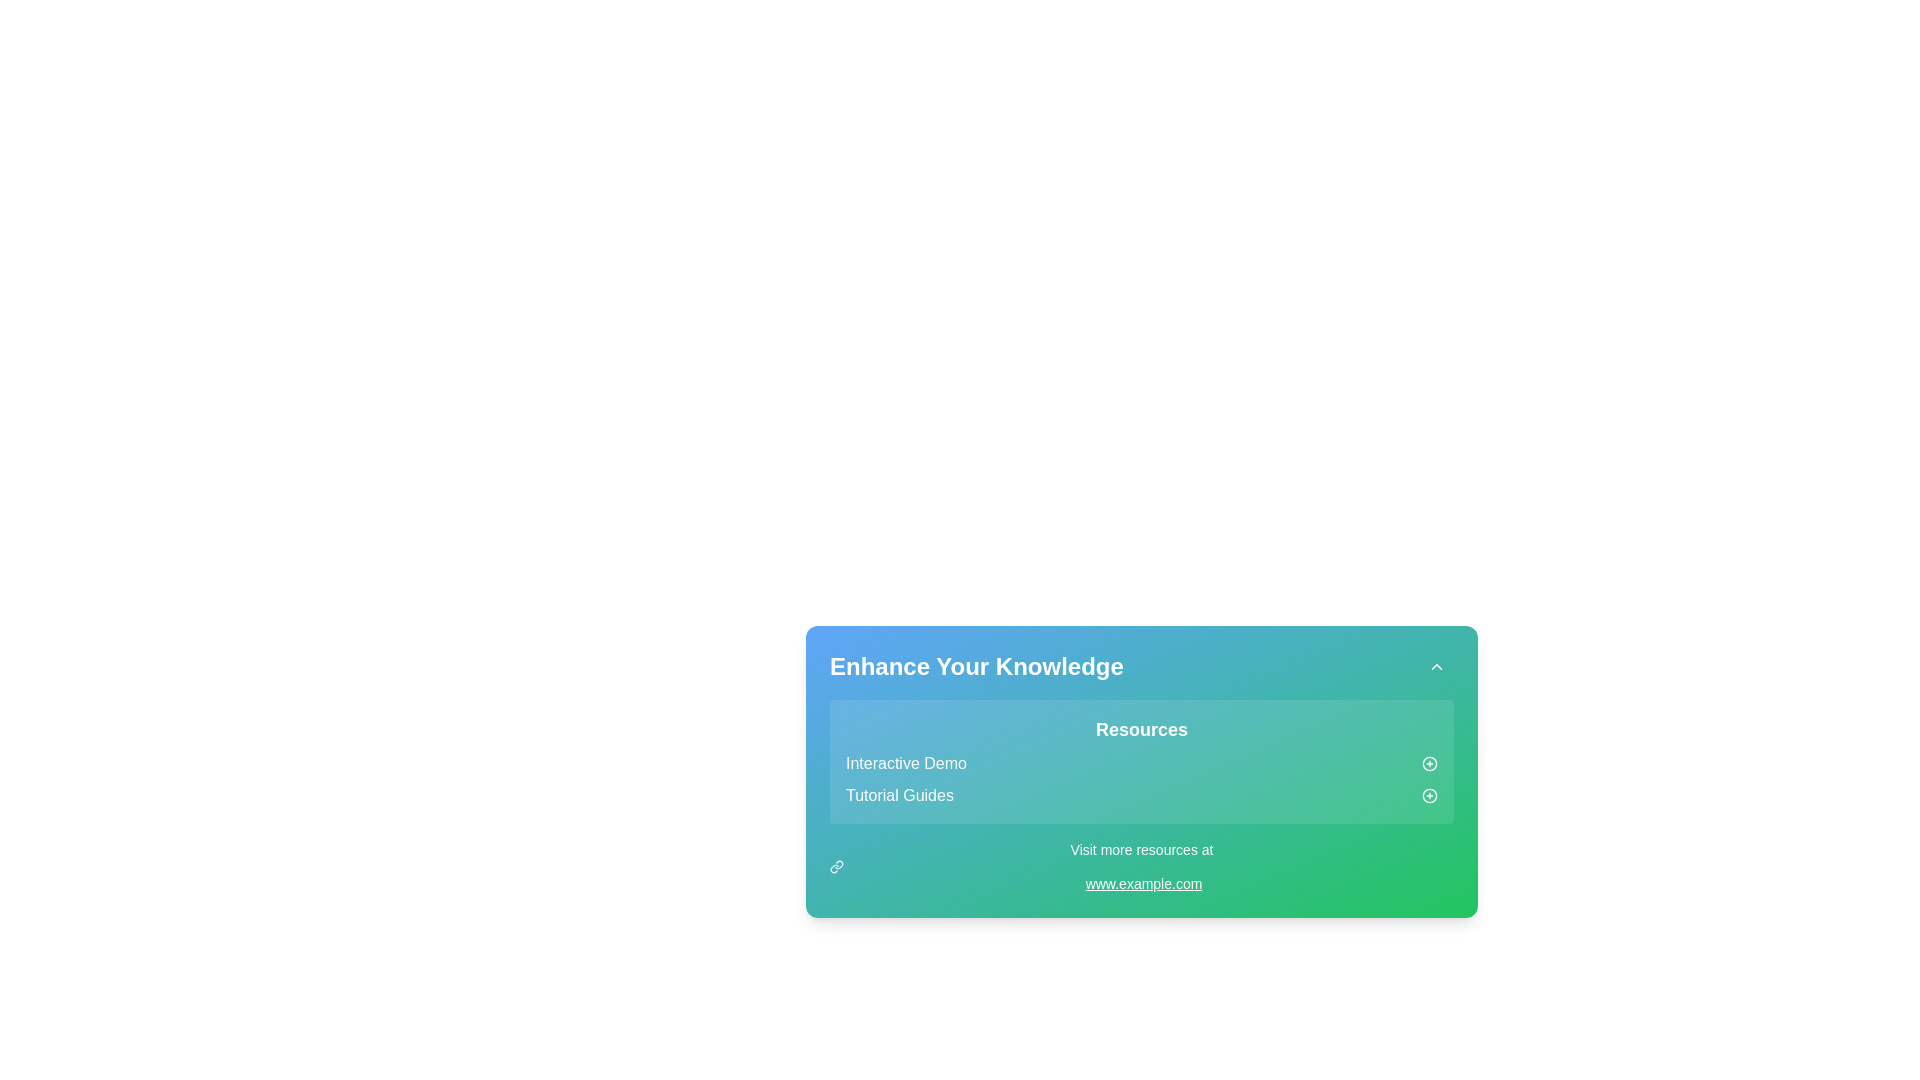 The image size is (1920, 1080). What do you see at coordinates (836, 866) in the screenshot?
I see `the chain link icon located at the bottom left of the card titled 'Enhance Your Knowledge.'` at bounding box center [836, 866].